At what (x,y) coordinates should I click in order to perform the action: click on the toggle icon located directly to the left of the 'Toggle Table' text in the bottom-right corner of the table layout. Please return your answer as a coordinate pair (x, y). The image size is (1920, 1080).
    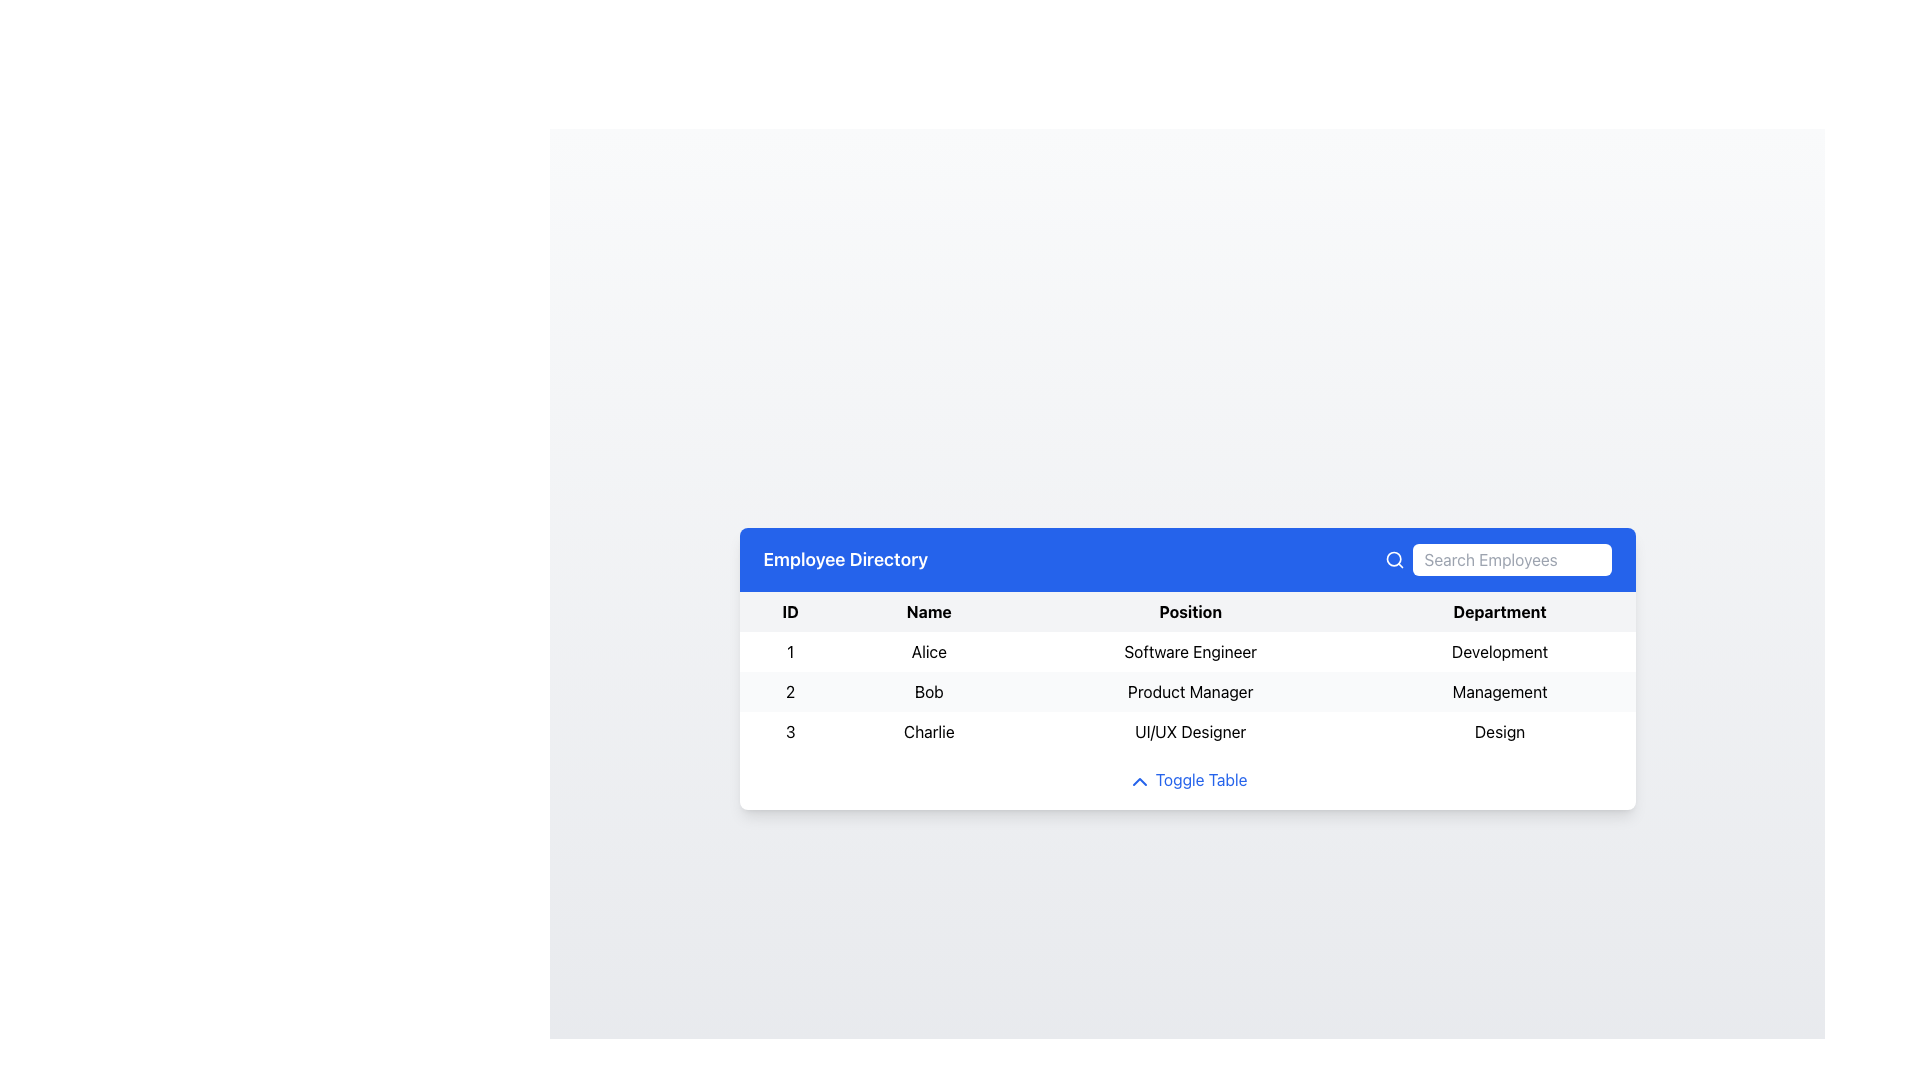
    Looking at the image, I should click on (1139, 780).